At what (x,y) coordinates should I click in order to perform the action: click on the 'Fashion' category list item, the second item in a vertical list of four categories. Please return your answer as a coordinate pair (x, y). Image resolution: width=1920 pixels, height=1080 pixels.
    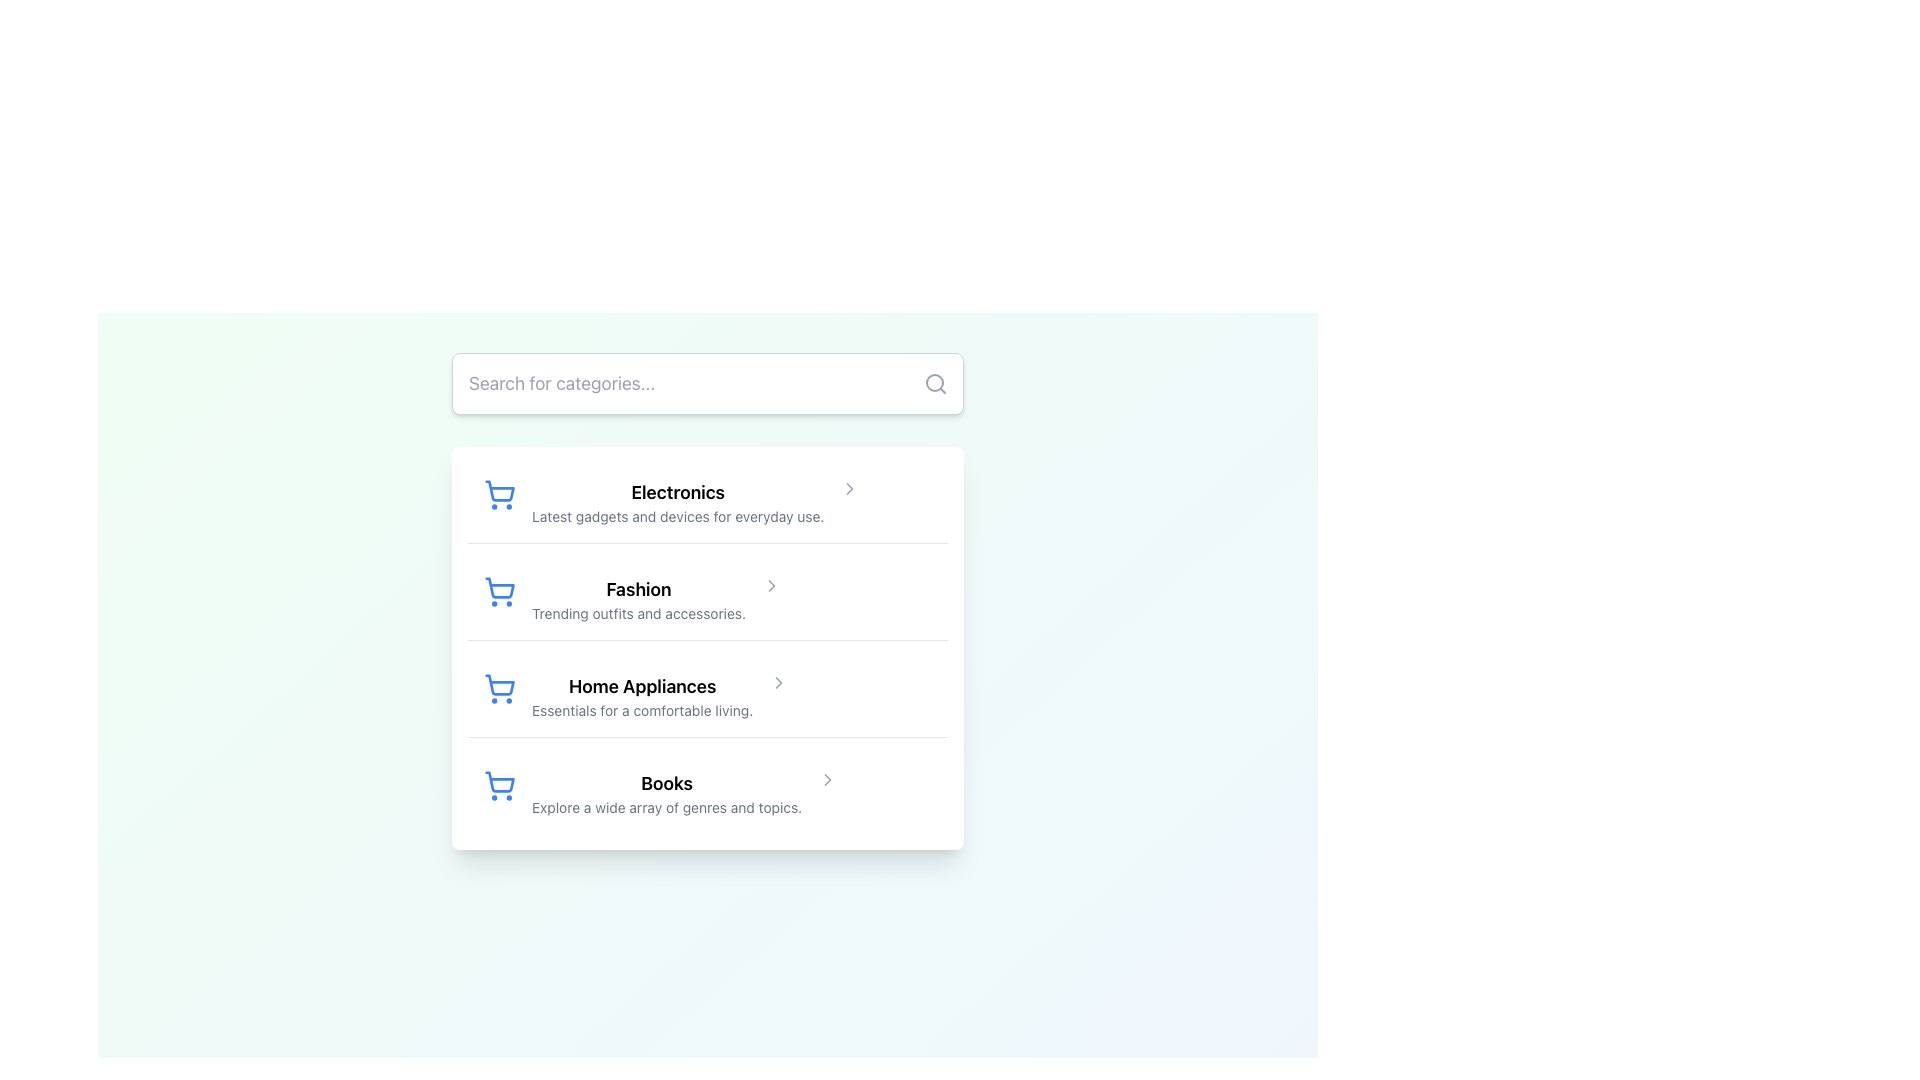
    Looking at the image, I should click on (708, 600).